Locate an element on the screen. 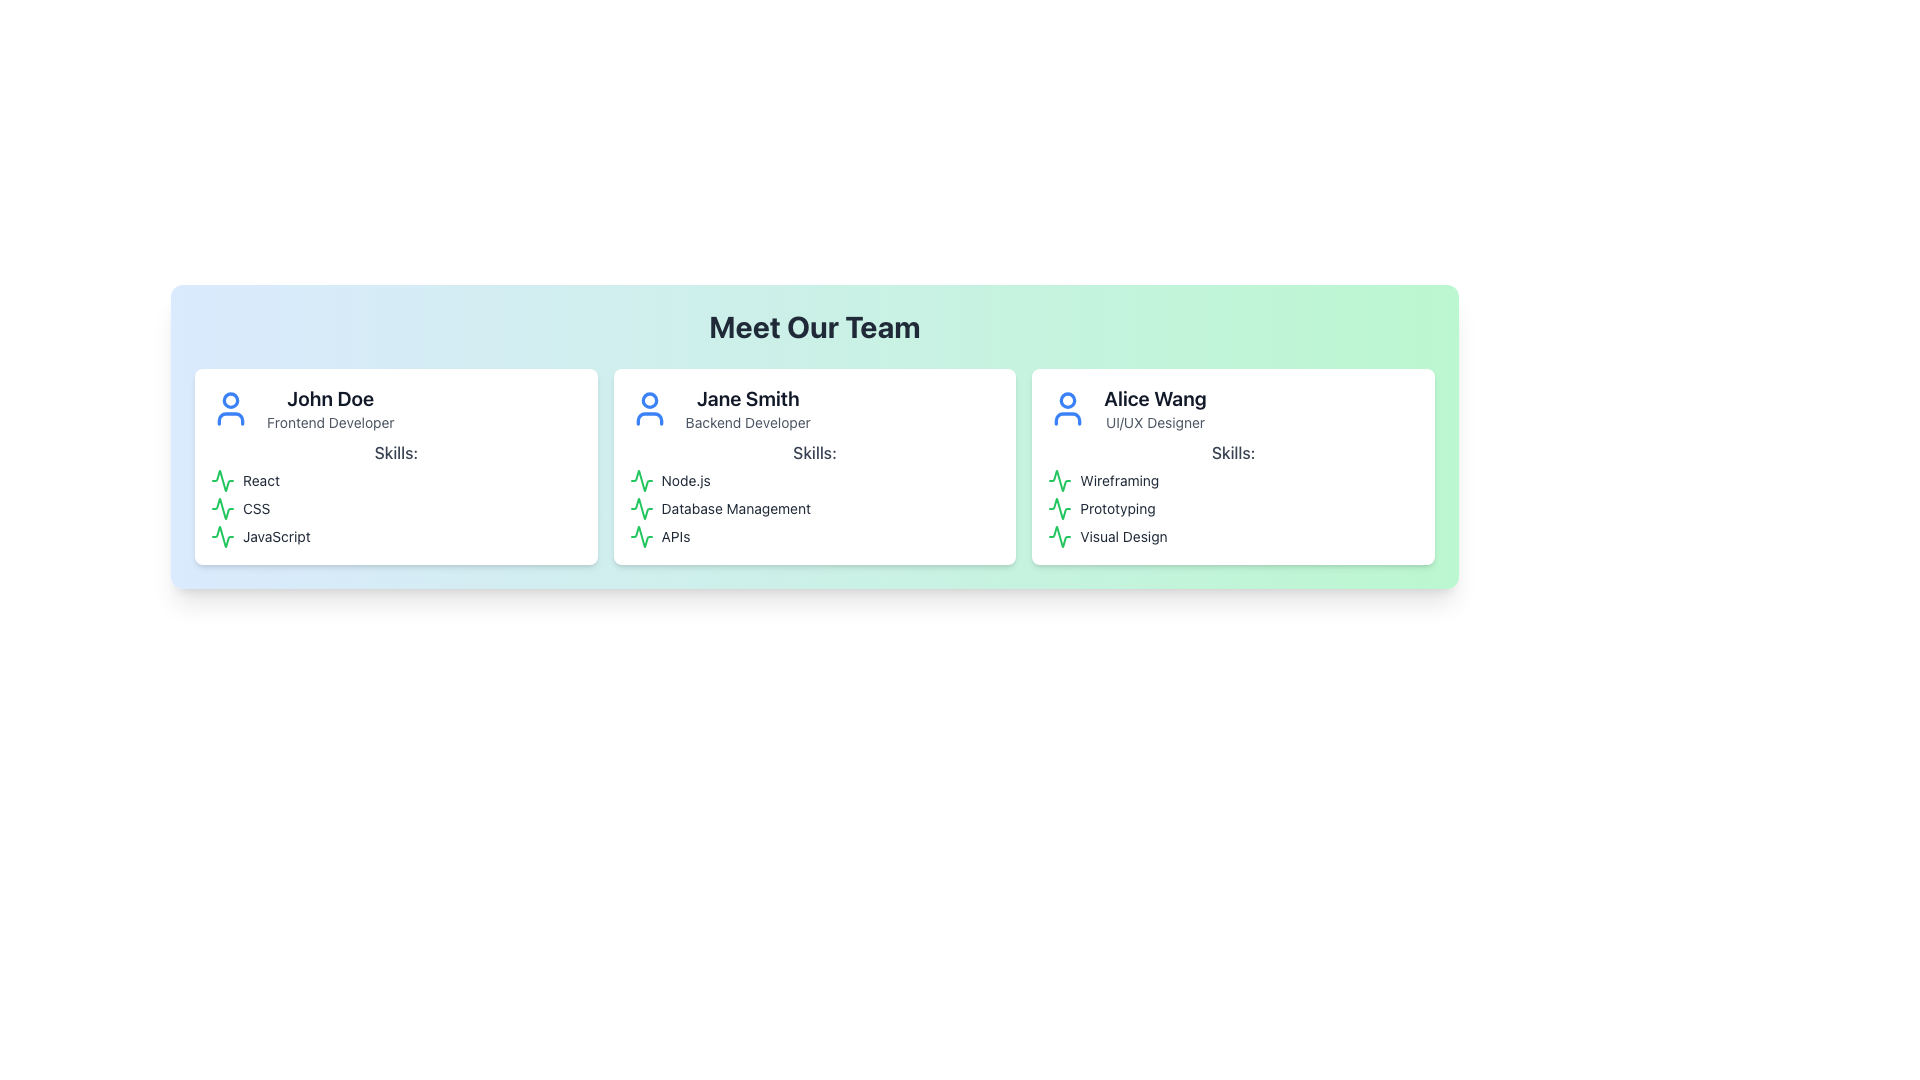 This screenshot has width=1920, height=1080. the thin, green, zigzag line icon representing 'Database Management' under the 'Skills' section for 'Jane Smith' in the second card from the left is located at coordinates (641, 508).